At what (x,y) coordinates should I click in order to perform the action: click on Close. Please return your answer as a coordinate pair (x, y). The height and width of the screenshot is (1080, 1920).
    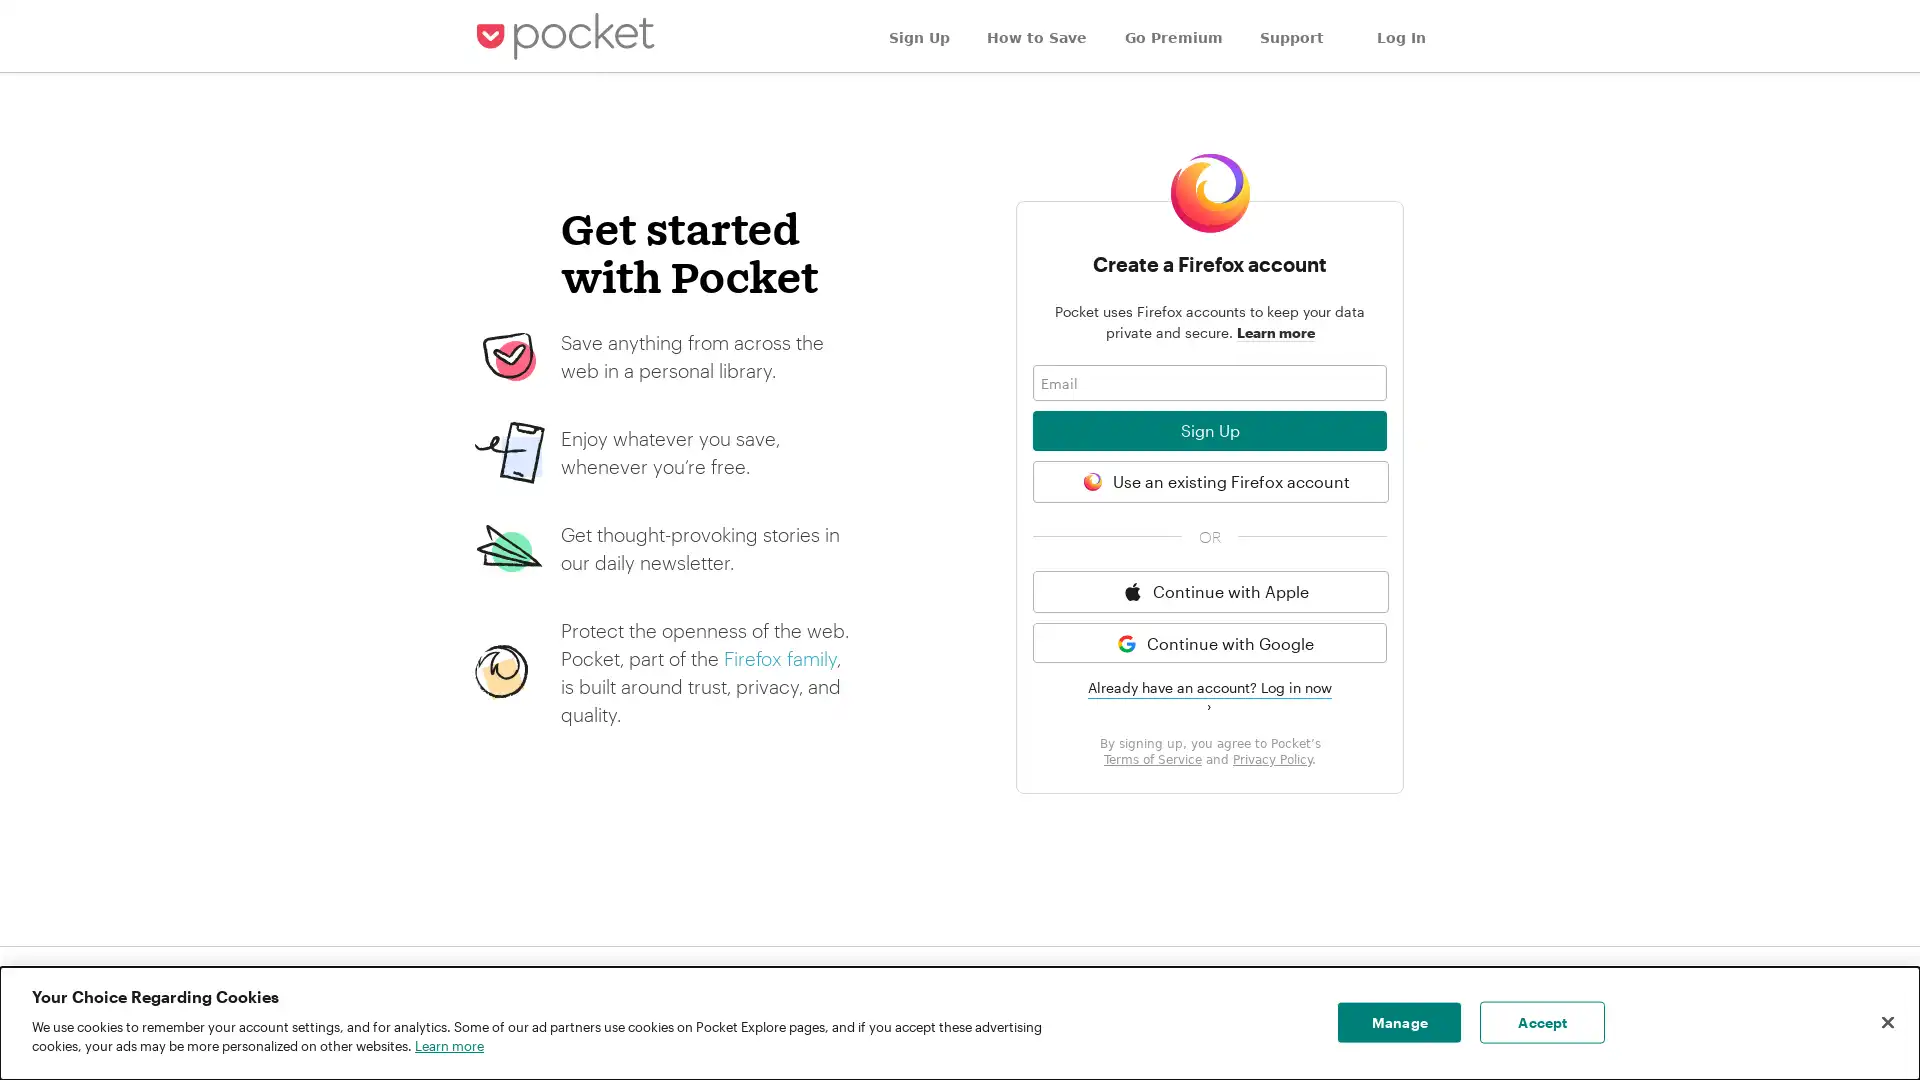
    Looking at the image, I should click on (1886, 1022).